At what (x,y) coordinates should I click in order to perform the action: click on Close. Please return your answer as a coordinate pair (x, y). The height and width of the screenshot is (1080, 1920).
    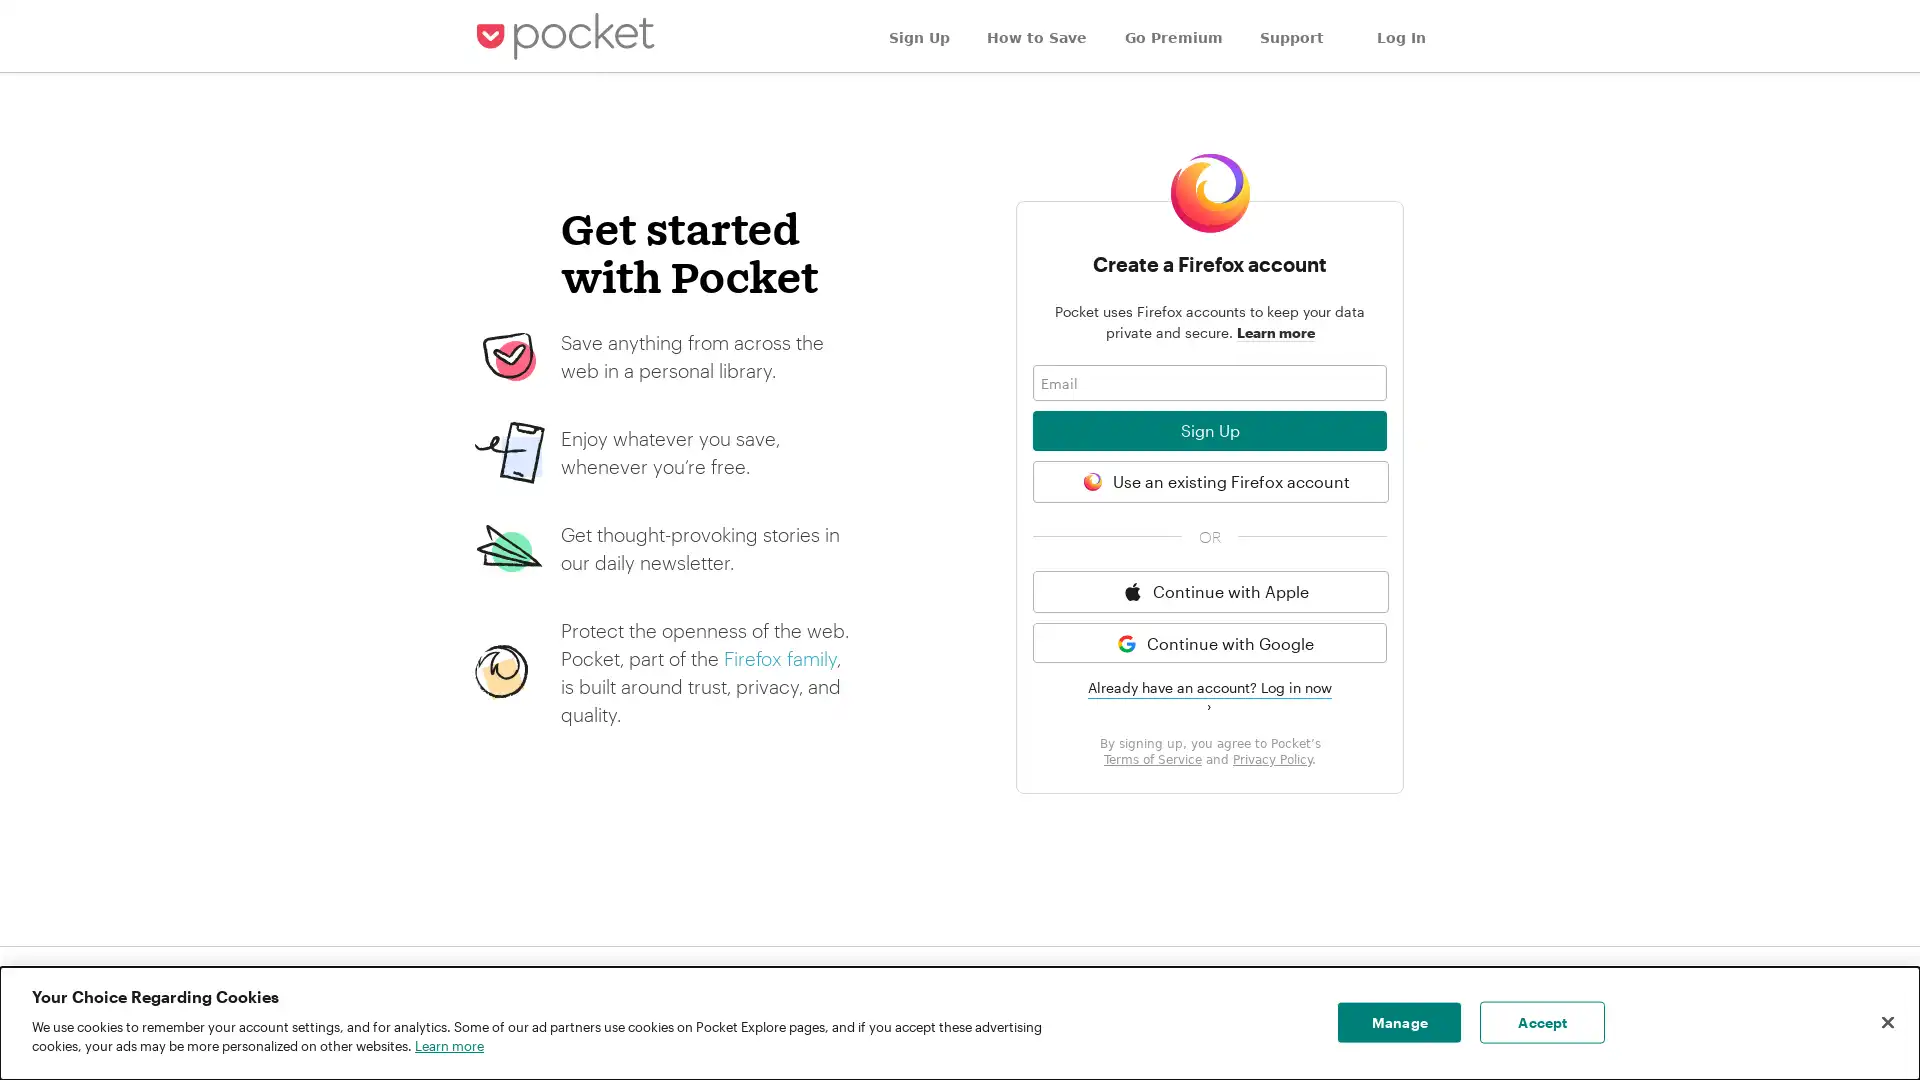
    Looking at the image, I should click on (1886, 1022).